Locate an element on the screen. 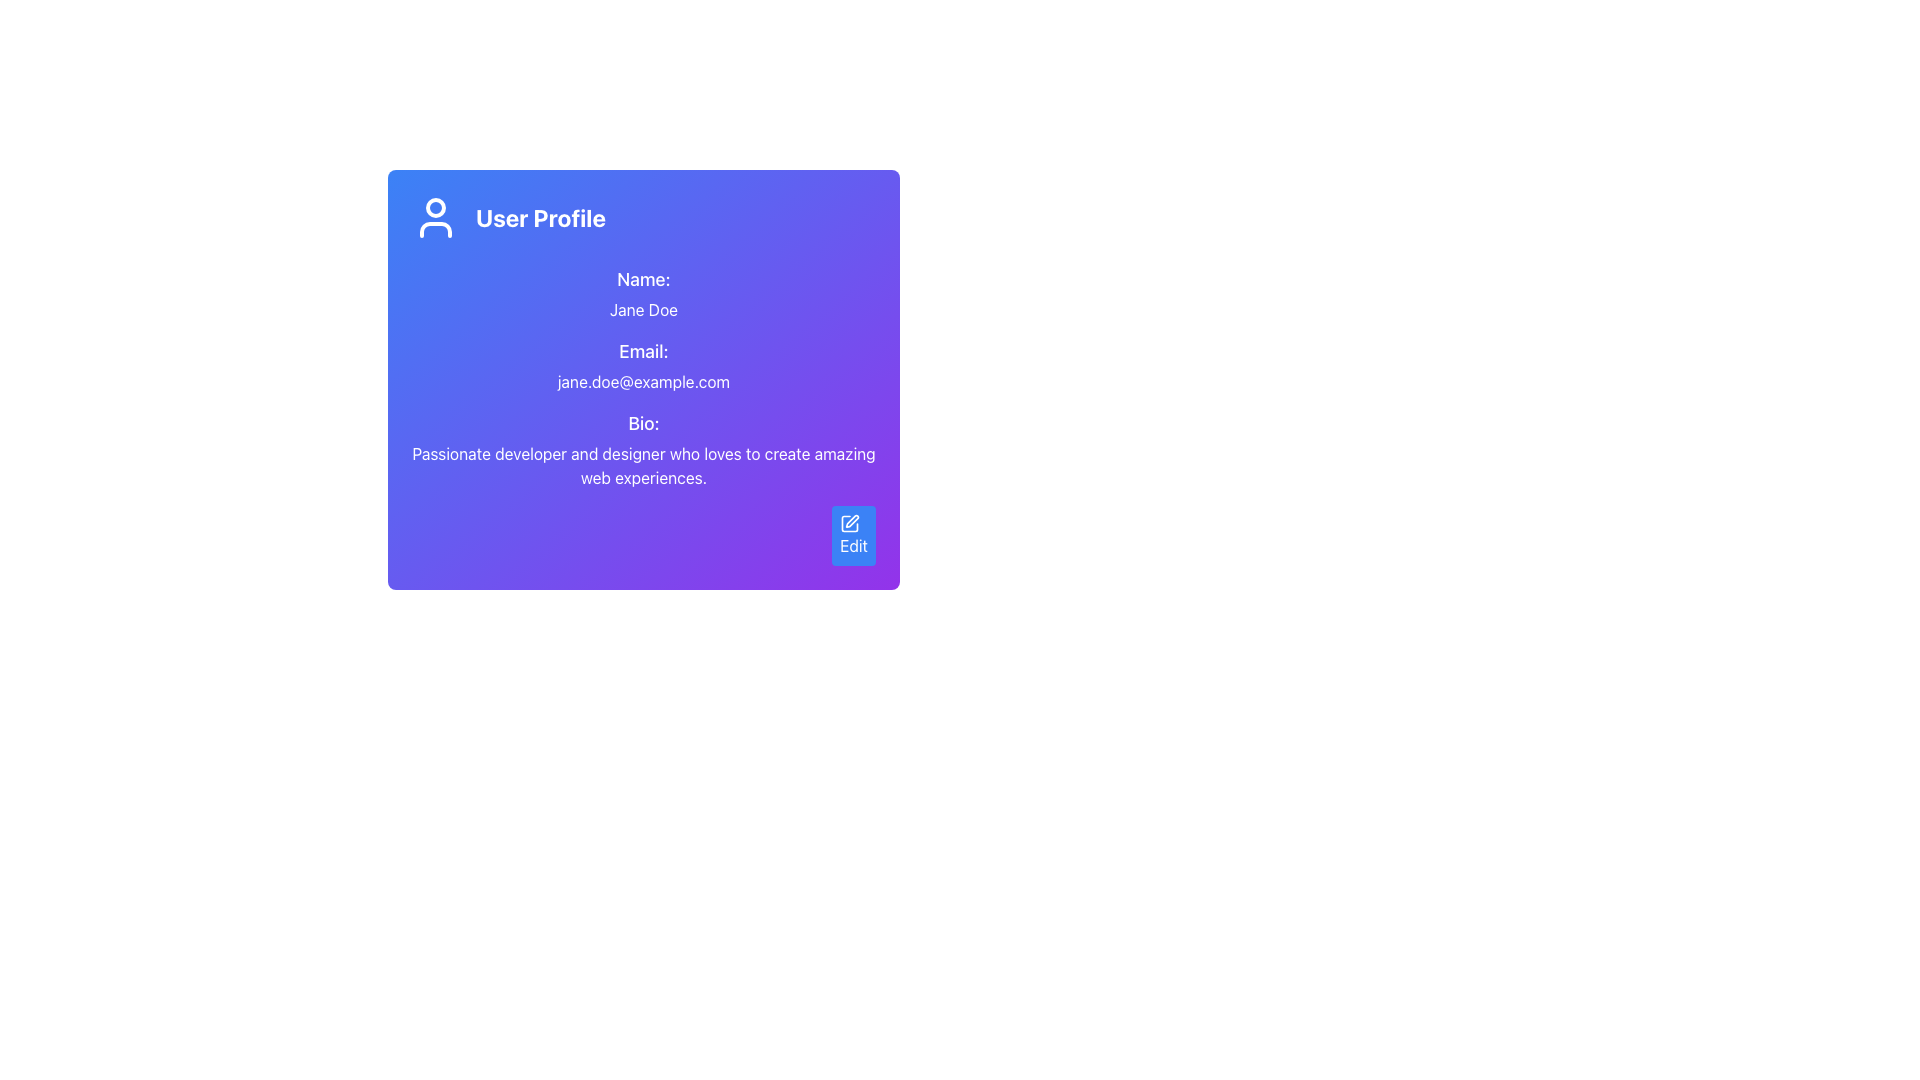 The image size is (1920, 1080). the text display element that shows the user's name 'Jane Doe', which is marked with the label 'Name:' and is located in the middle section of the 'User Profile' card is located at coordinates (643, 293).